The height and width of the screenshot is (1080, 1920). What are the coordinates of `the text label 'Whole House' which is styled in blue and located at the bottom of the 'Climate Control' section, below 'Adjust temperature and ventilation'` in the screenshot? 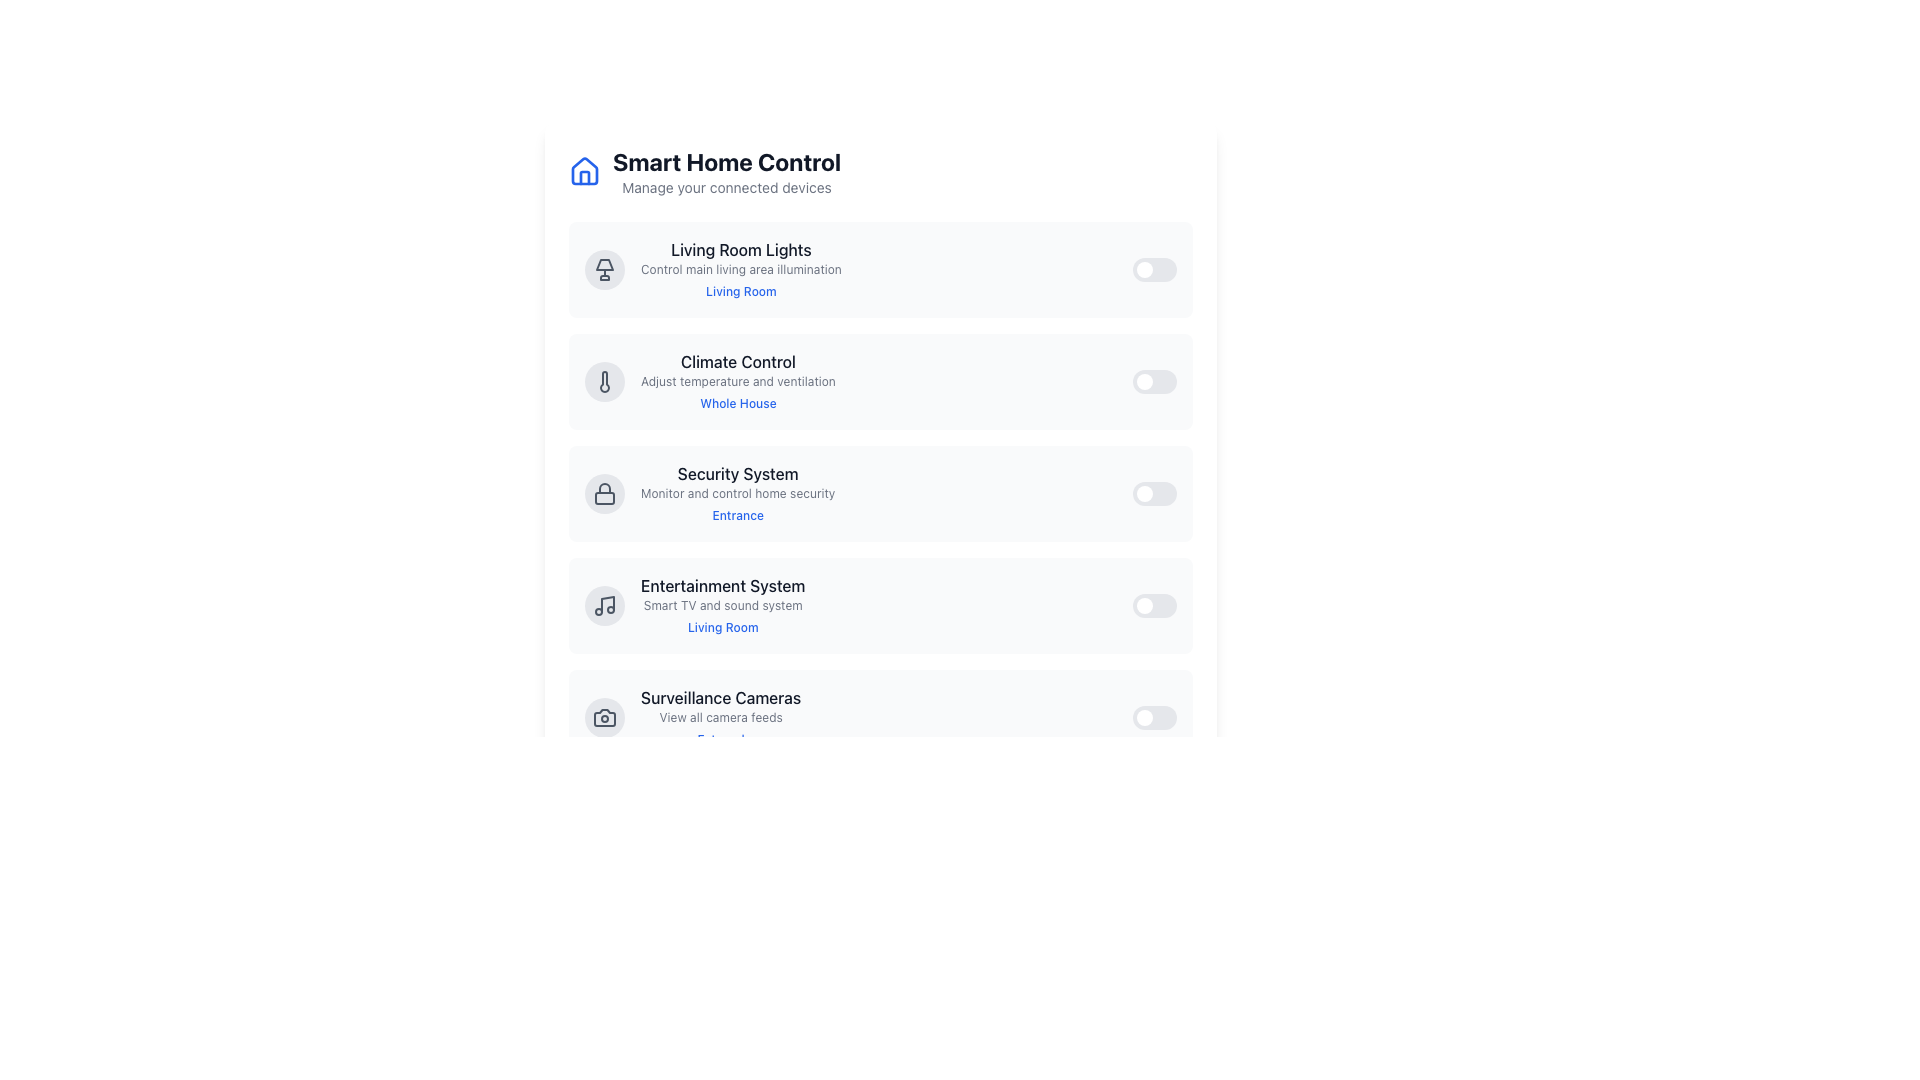 It's located at (737, 403).